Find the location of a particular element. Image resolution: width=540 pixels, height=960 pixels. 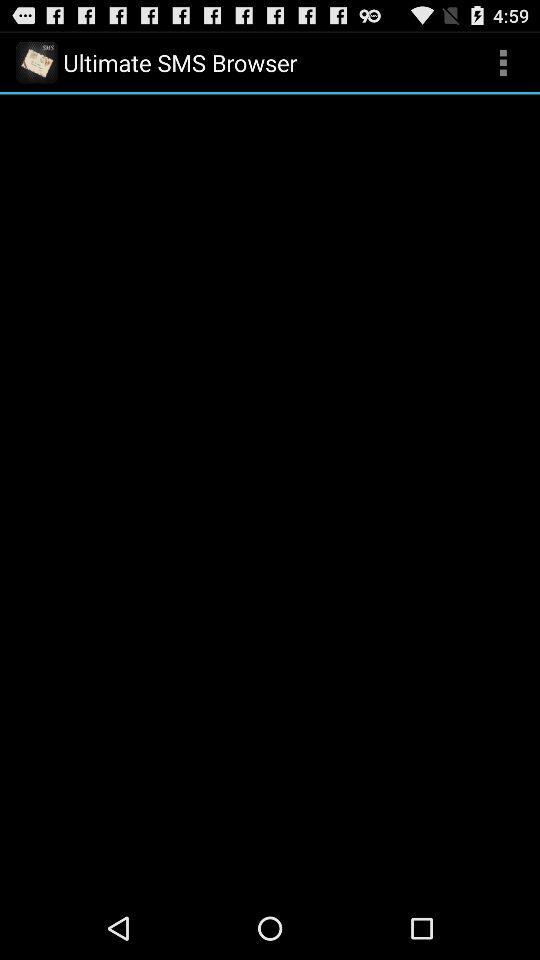

item next to the ultimate sms browser item is located at coordinates (502, 62).